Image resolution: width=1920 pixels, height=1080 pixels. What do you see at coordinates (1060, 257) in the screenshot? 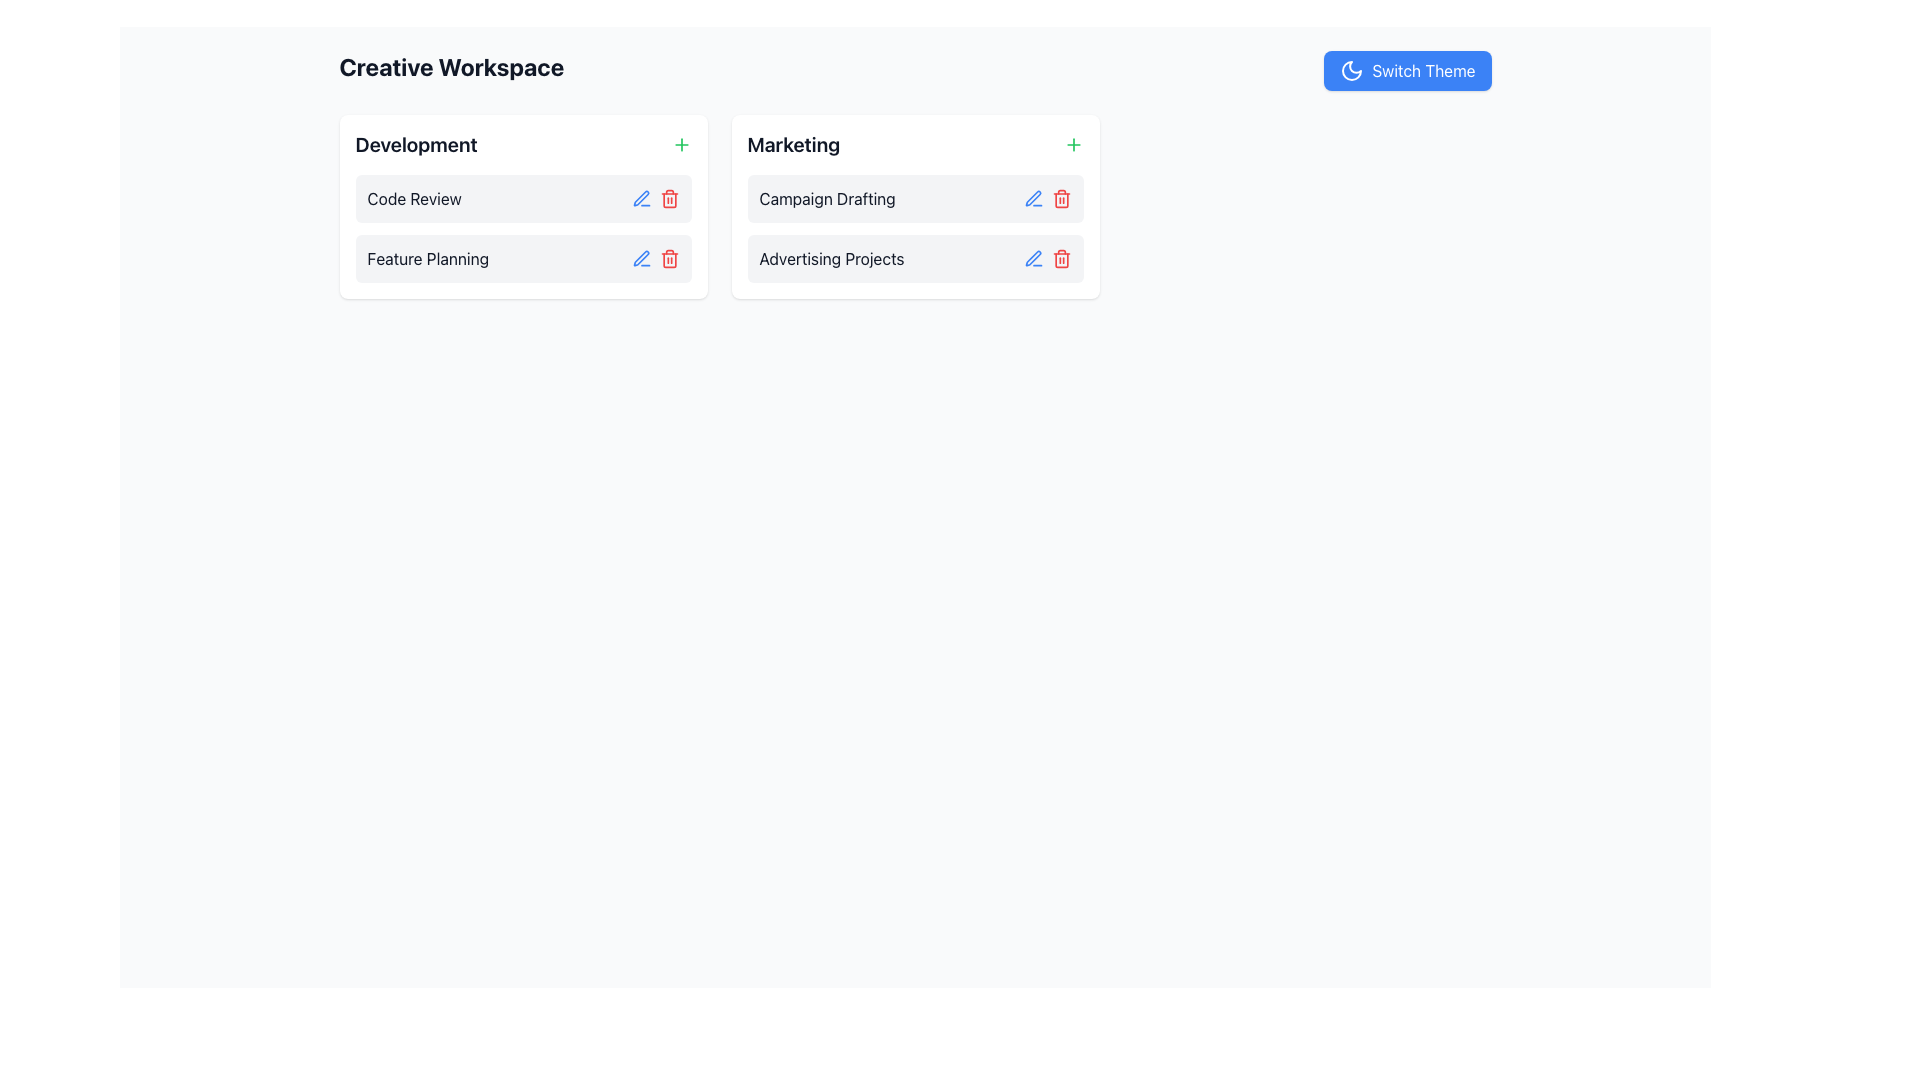
I see `the small red trash can icon located adjacent to the 'Advertising Projects' text in the 'Marketing' section` at bounding box center [1060, 257].